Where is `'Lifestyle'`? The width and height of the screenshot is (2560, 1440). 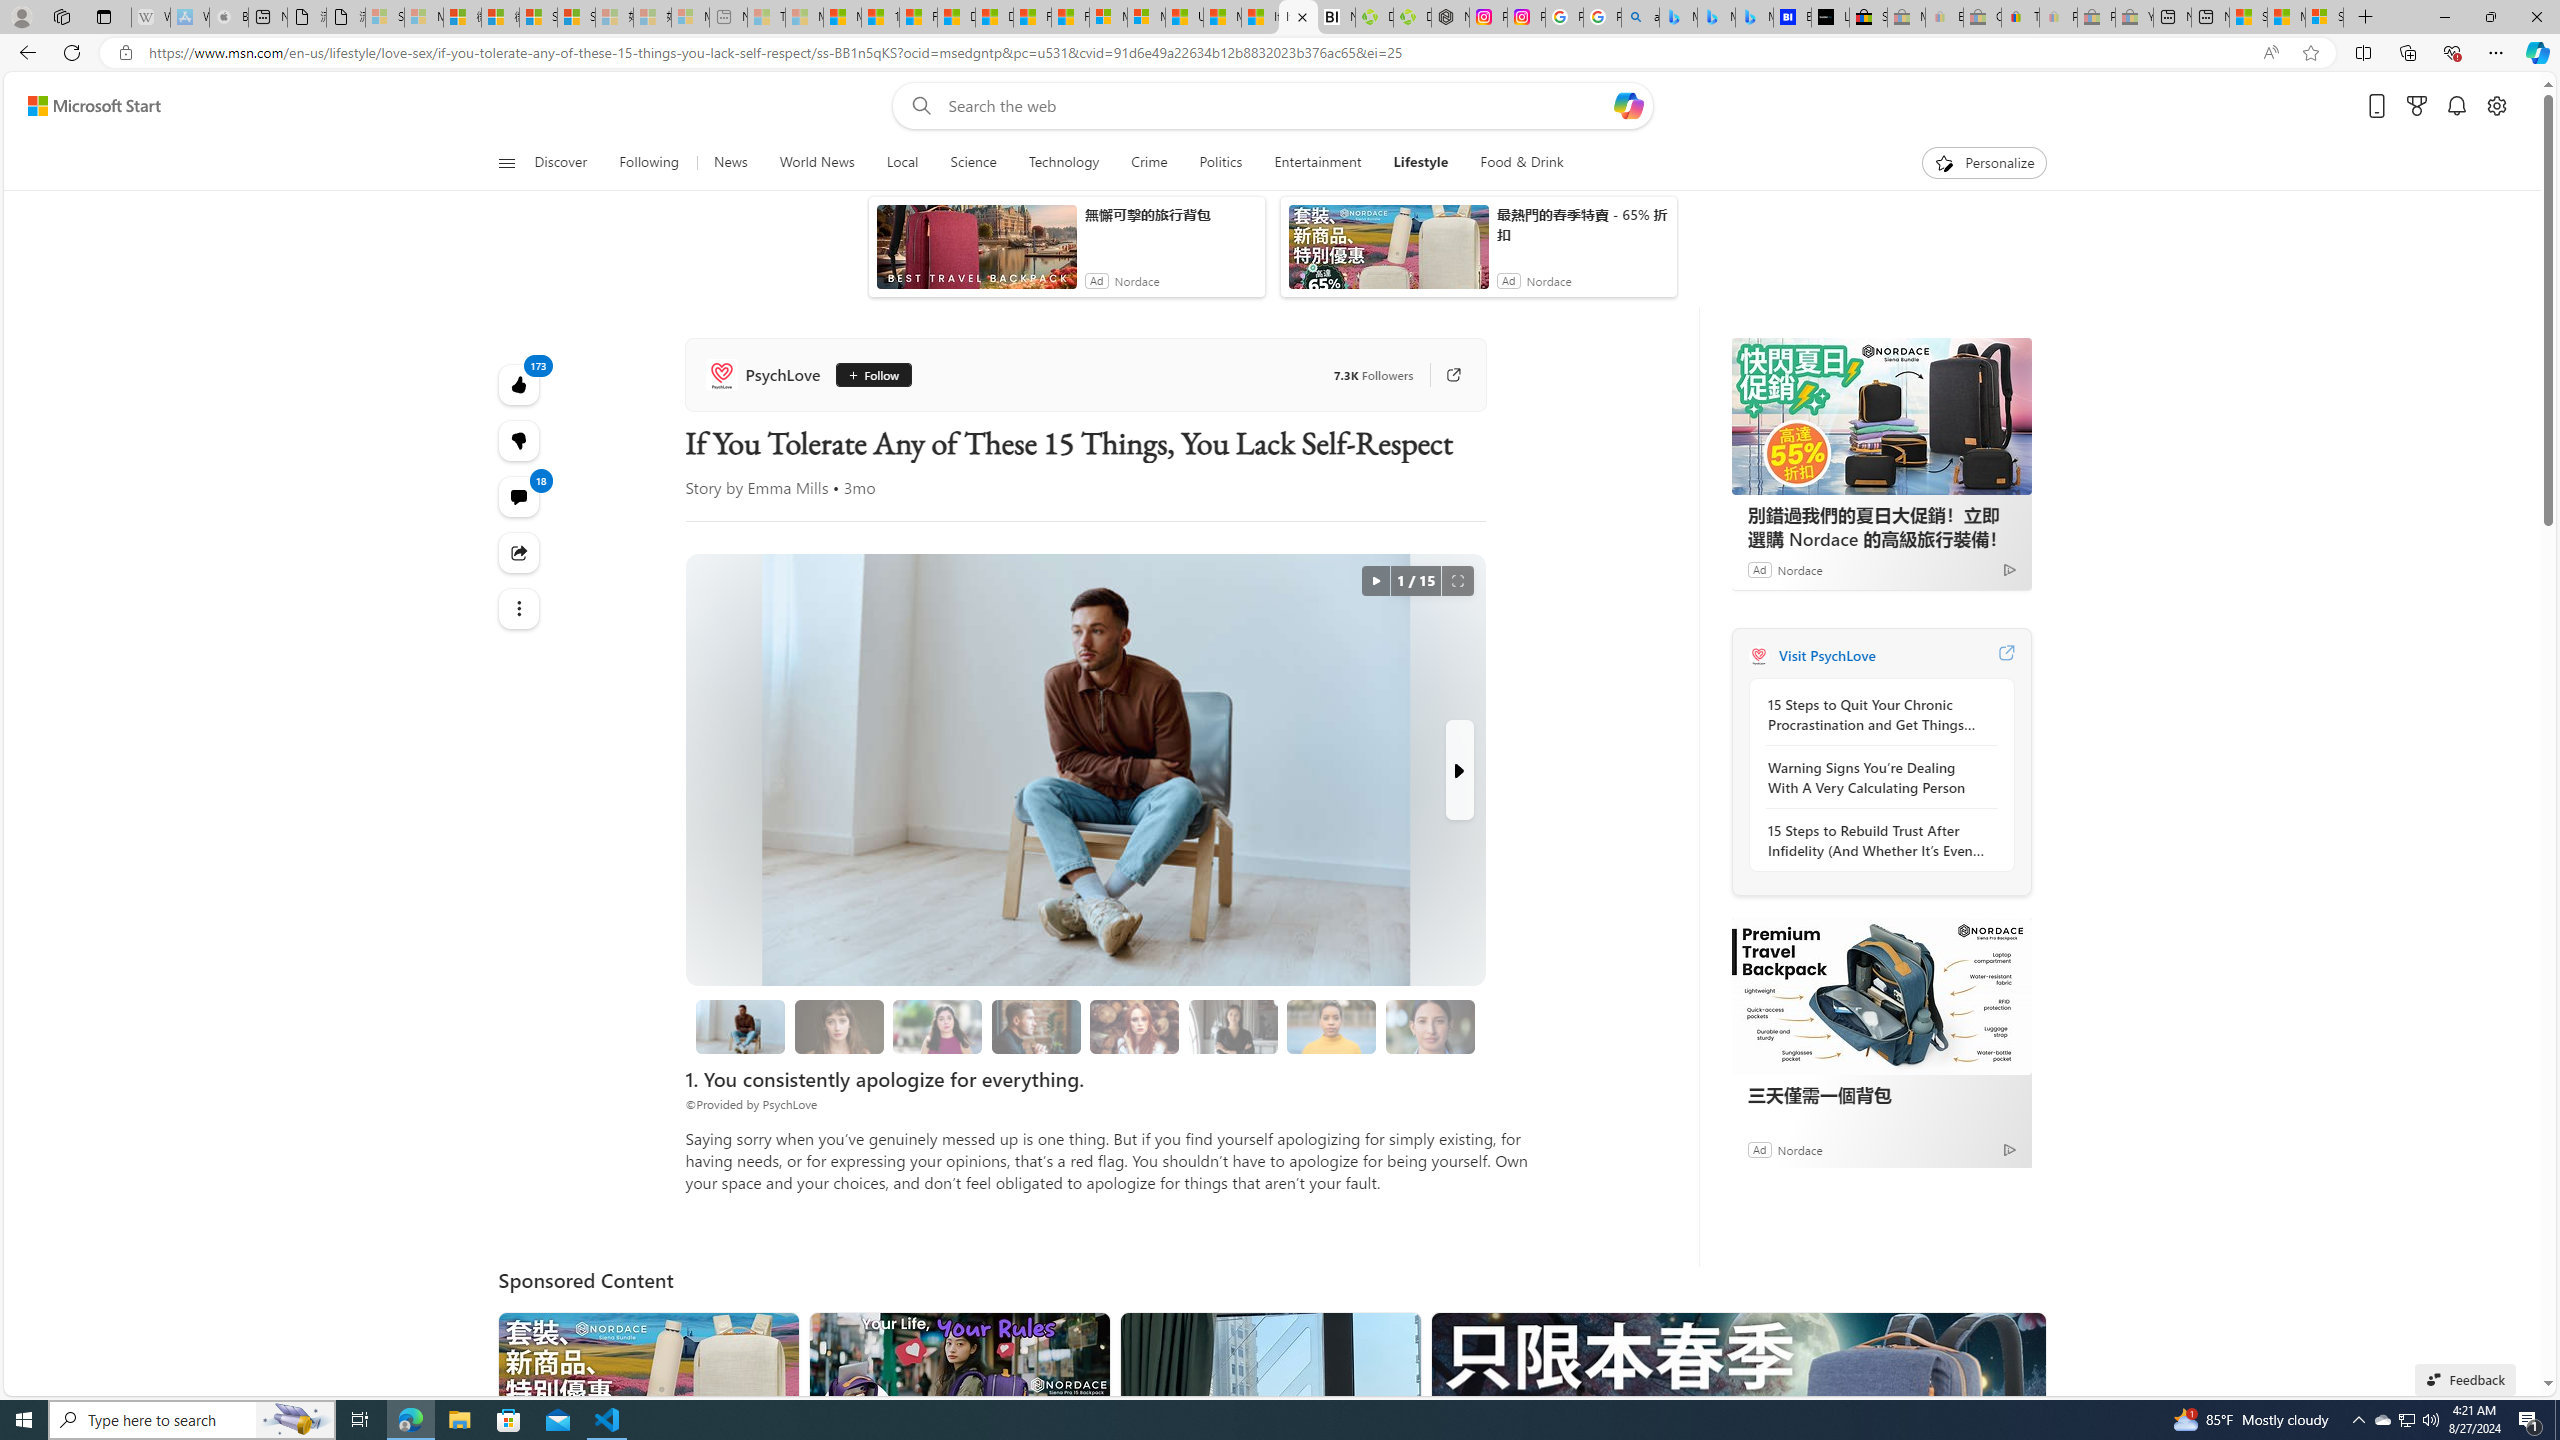
'Lifestyle' is located at coordinates (1419, 162).